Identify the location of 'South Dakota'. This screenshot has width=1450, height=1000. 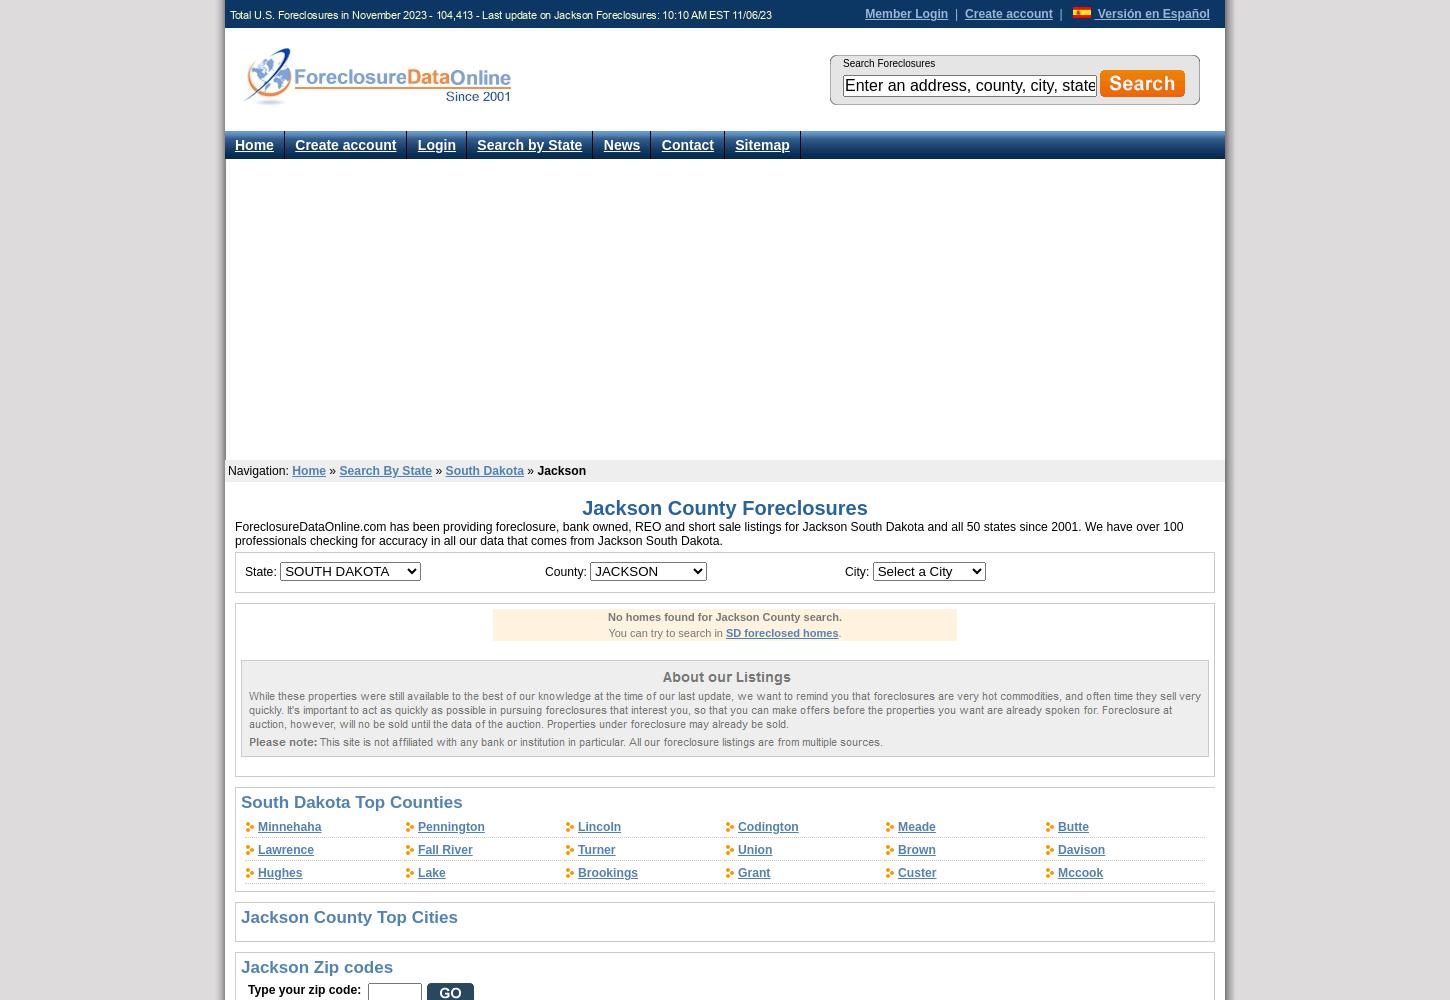
(484, 470).